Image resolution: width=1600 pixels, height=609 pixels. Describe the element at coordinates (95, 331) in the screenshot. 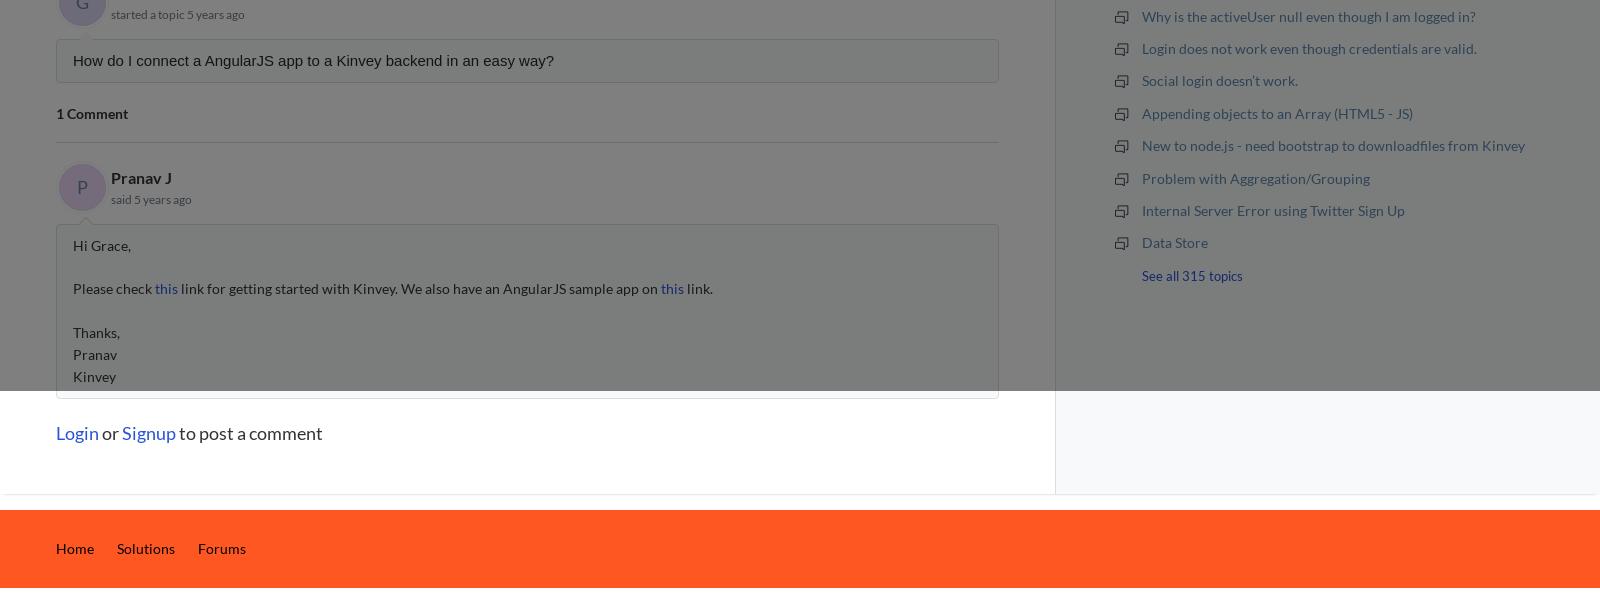

I see `'Thanks,'` at that location.